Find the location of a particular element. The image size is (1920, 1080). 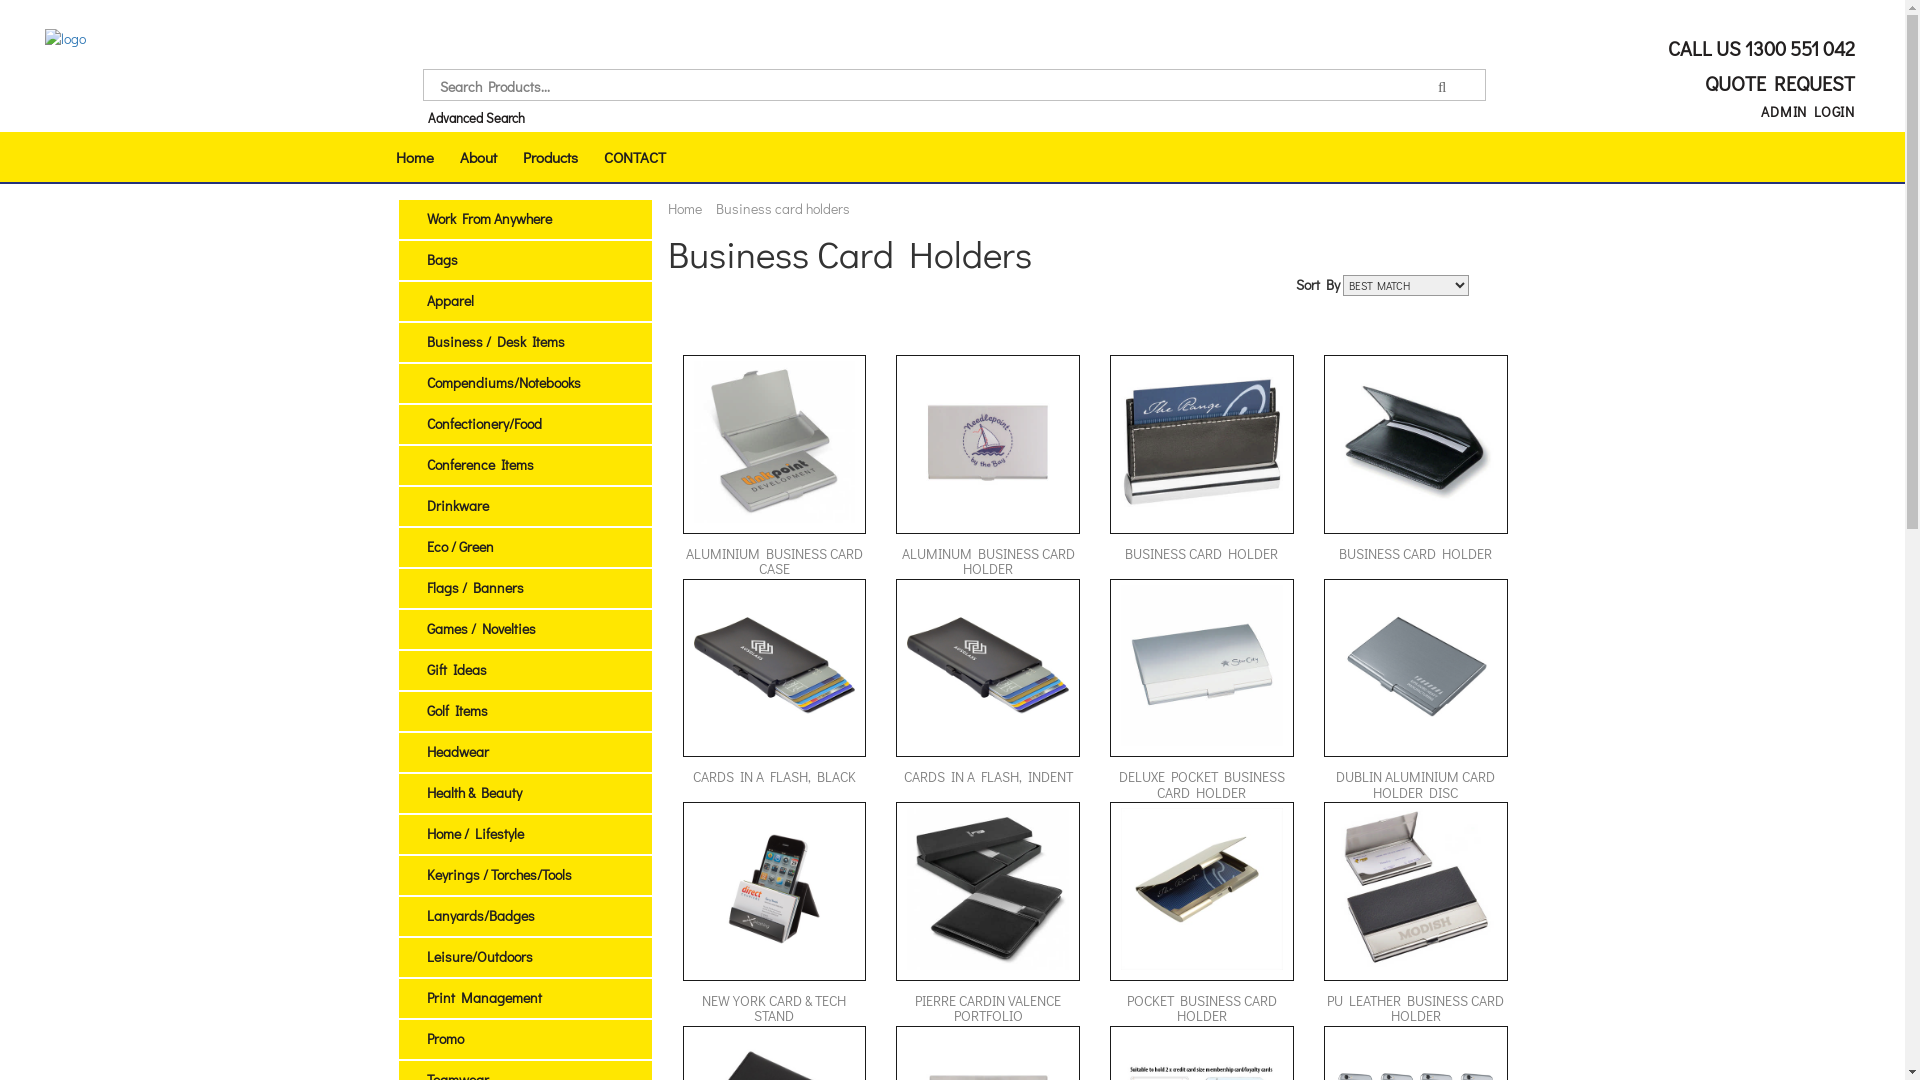

'CARDS IN A FLASH, INDENT' is located at coordinates (988, 689).